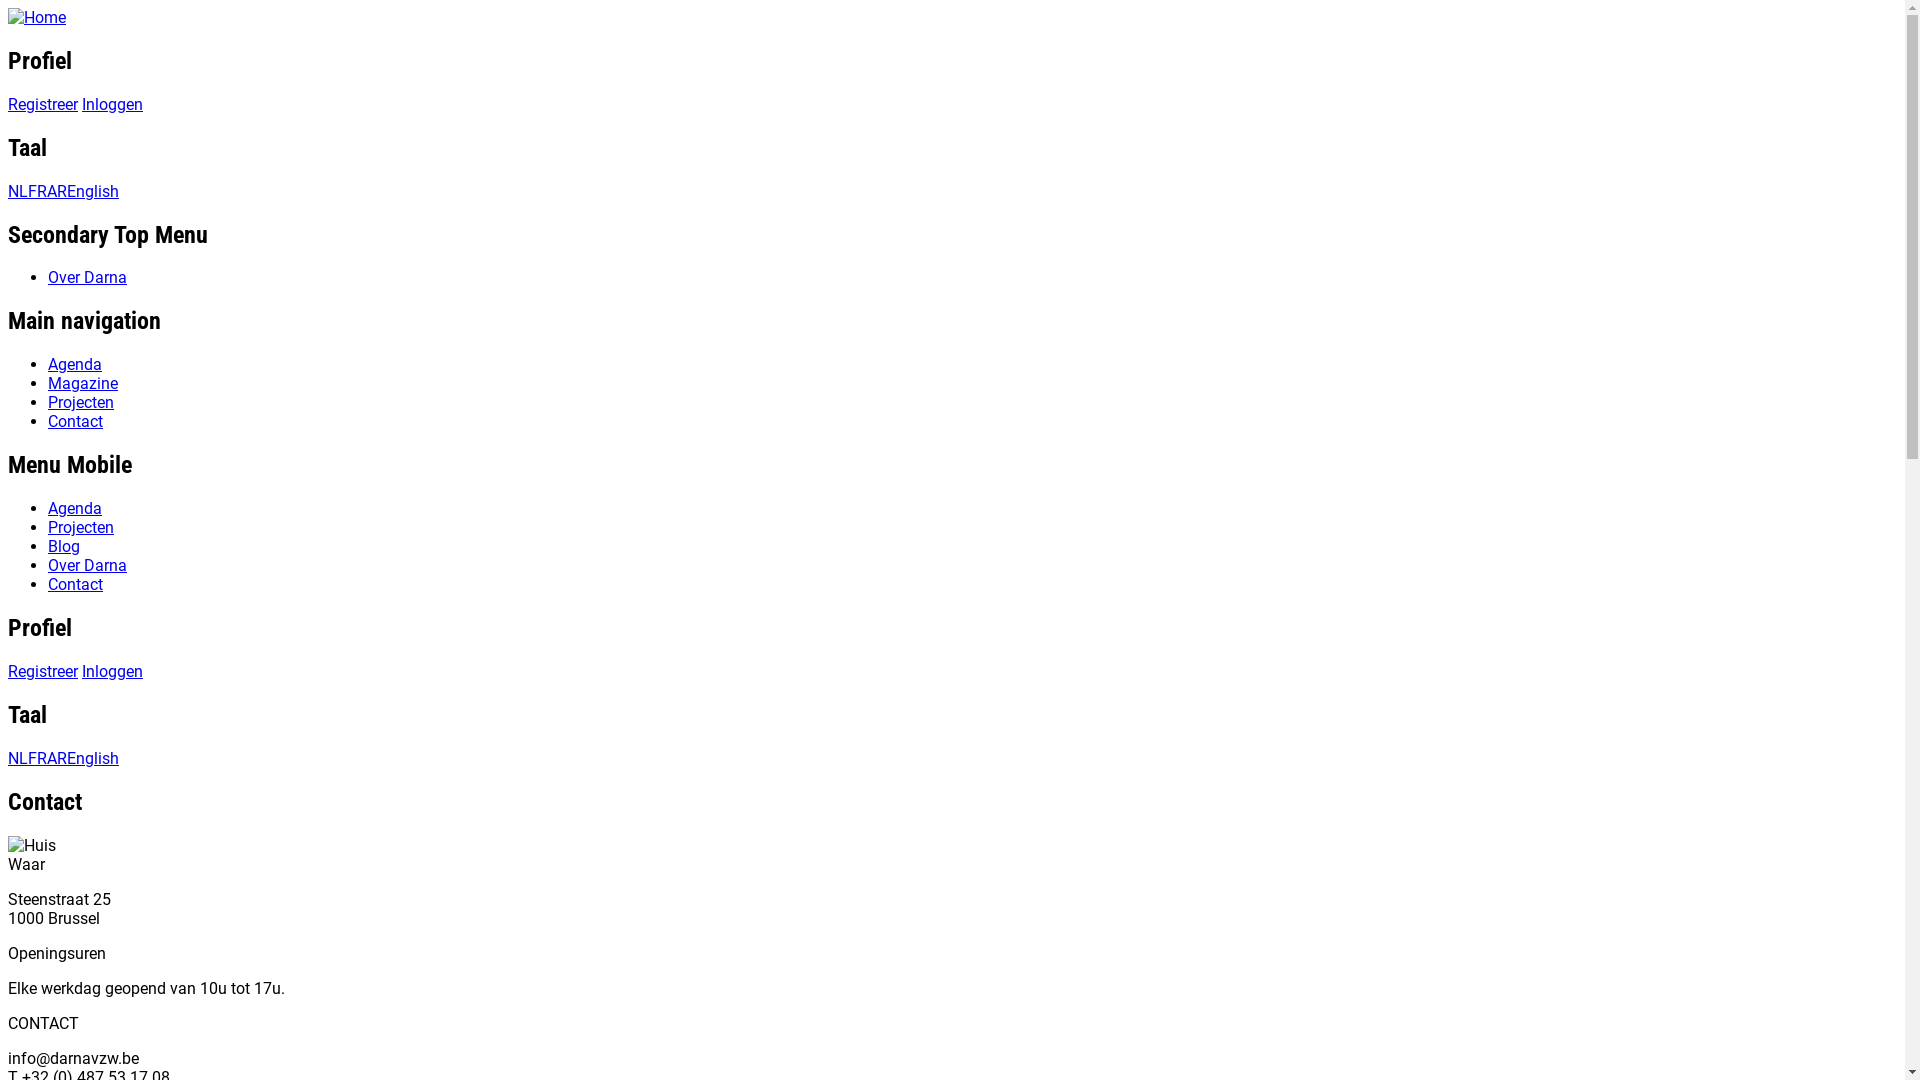 The width and height of the screenshot is (1920, 1080). Describe the element at coordinates (91, 758) in the screenshot. I see `'English'` at that location.